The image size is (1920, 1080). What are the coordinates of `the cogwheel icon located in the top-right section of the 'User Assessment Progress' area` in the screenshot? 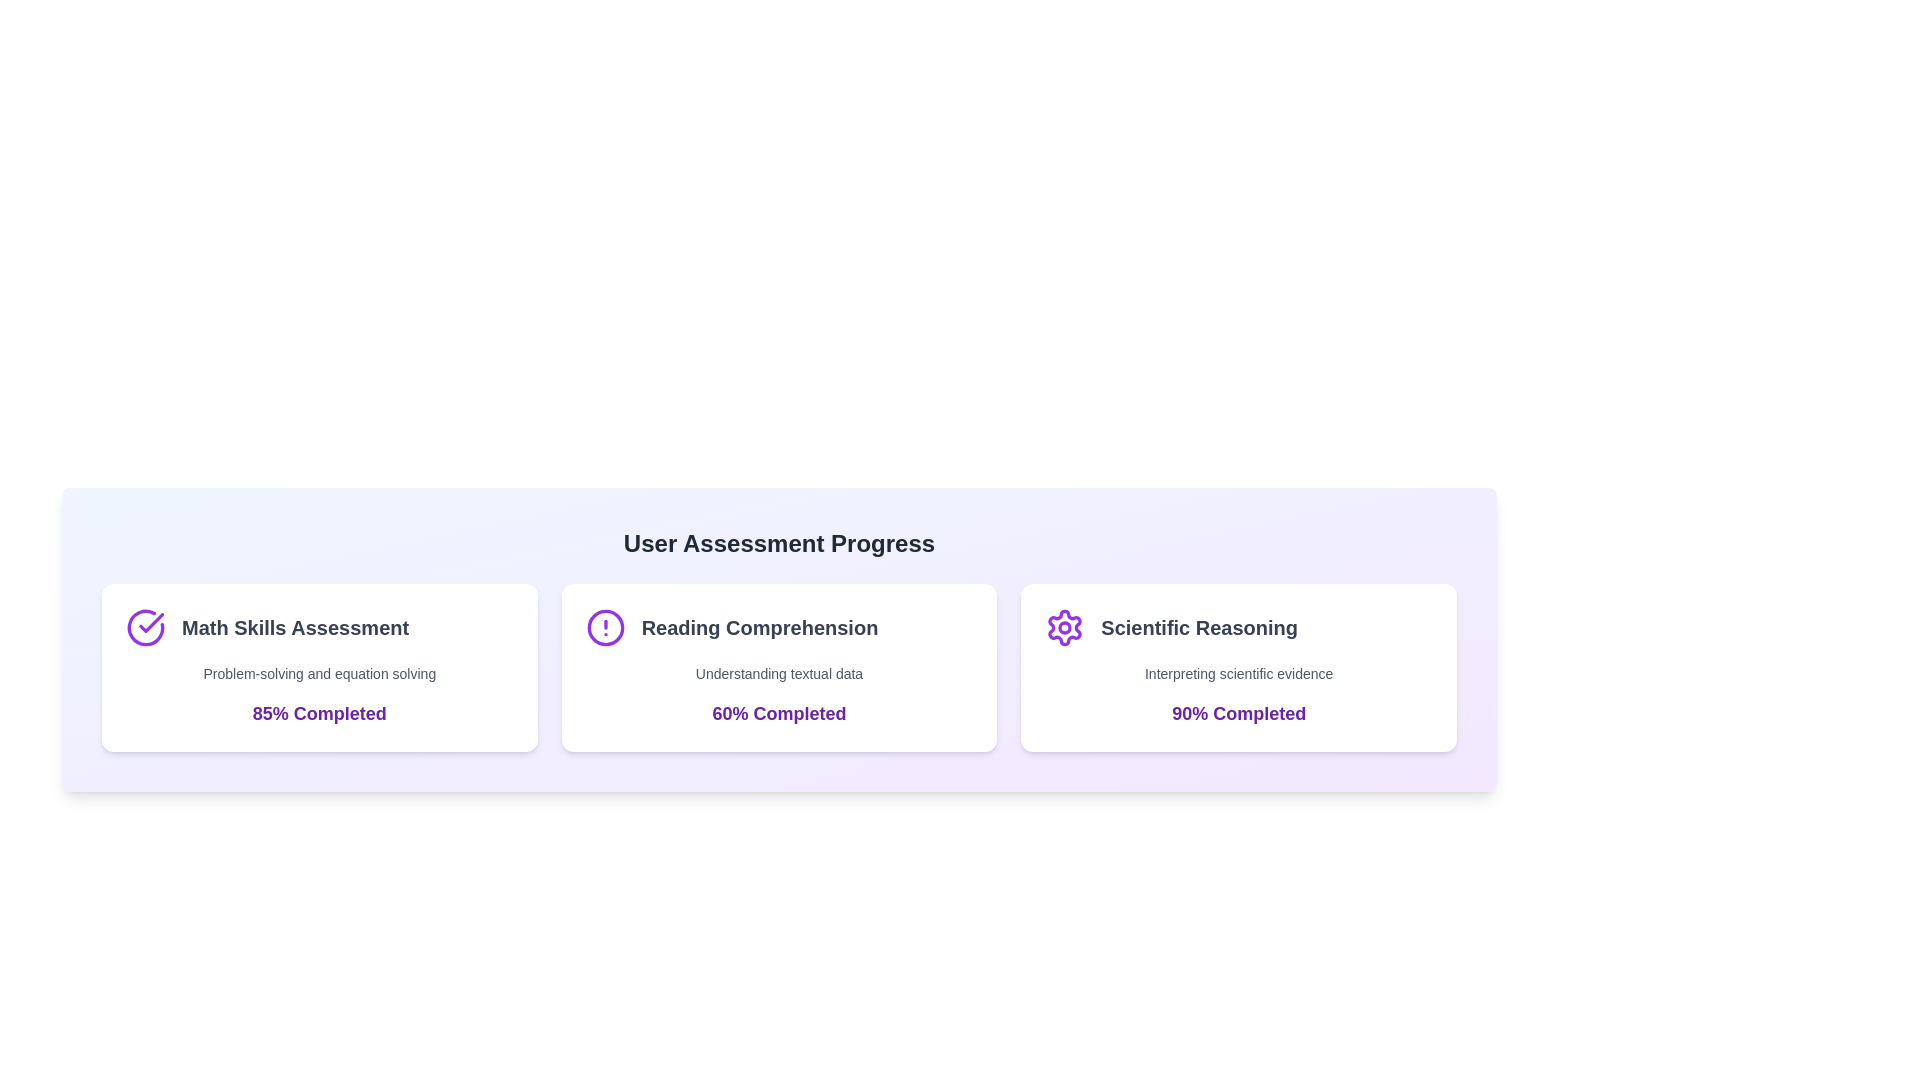 It's located at (1064, 627).